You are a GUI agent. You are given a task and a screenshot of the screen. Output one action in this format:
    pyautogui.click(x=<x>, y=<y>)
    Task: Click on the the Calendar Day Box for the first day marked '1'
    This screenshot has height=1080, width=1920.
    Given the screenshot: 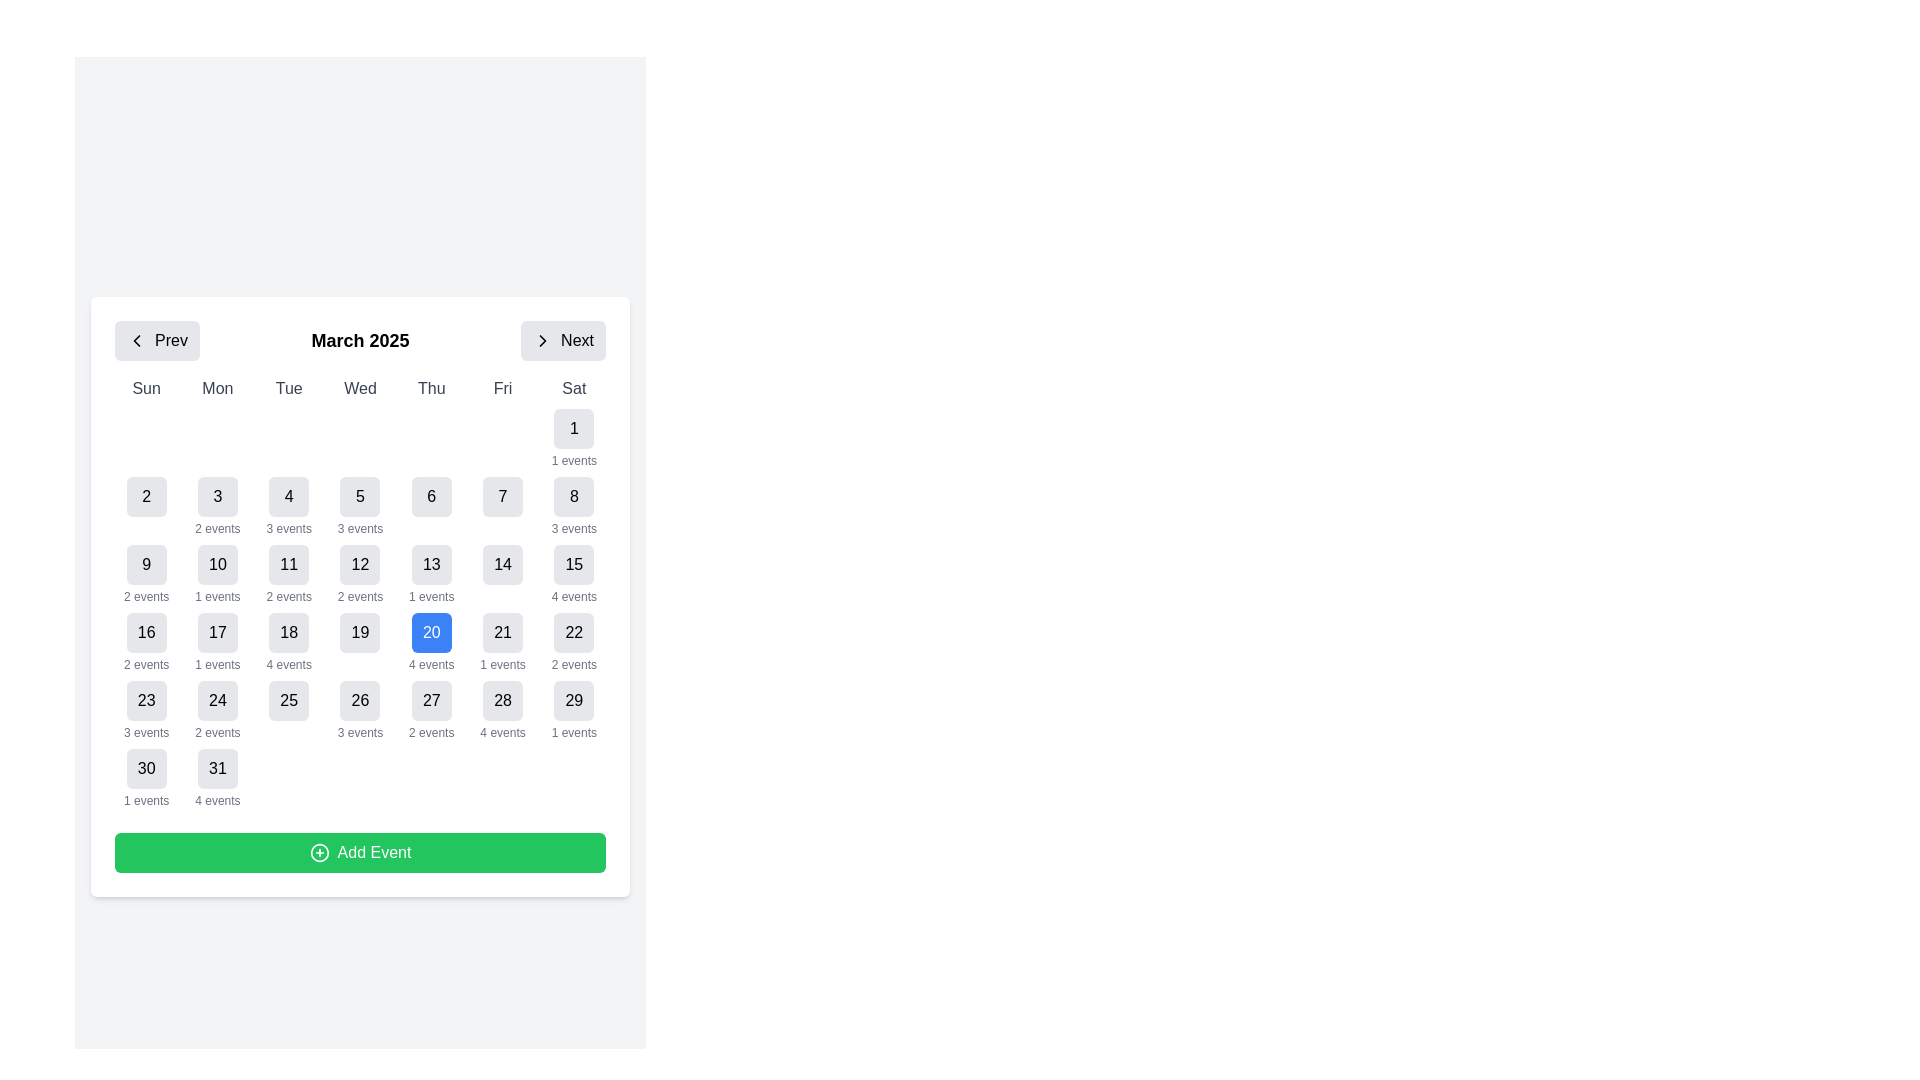 What is the action you would take?
    pyautogui.click(x=573, y=438)
    